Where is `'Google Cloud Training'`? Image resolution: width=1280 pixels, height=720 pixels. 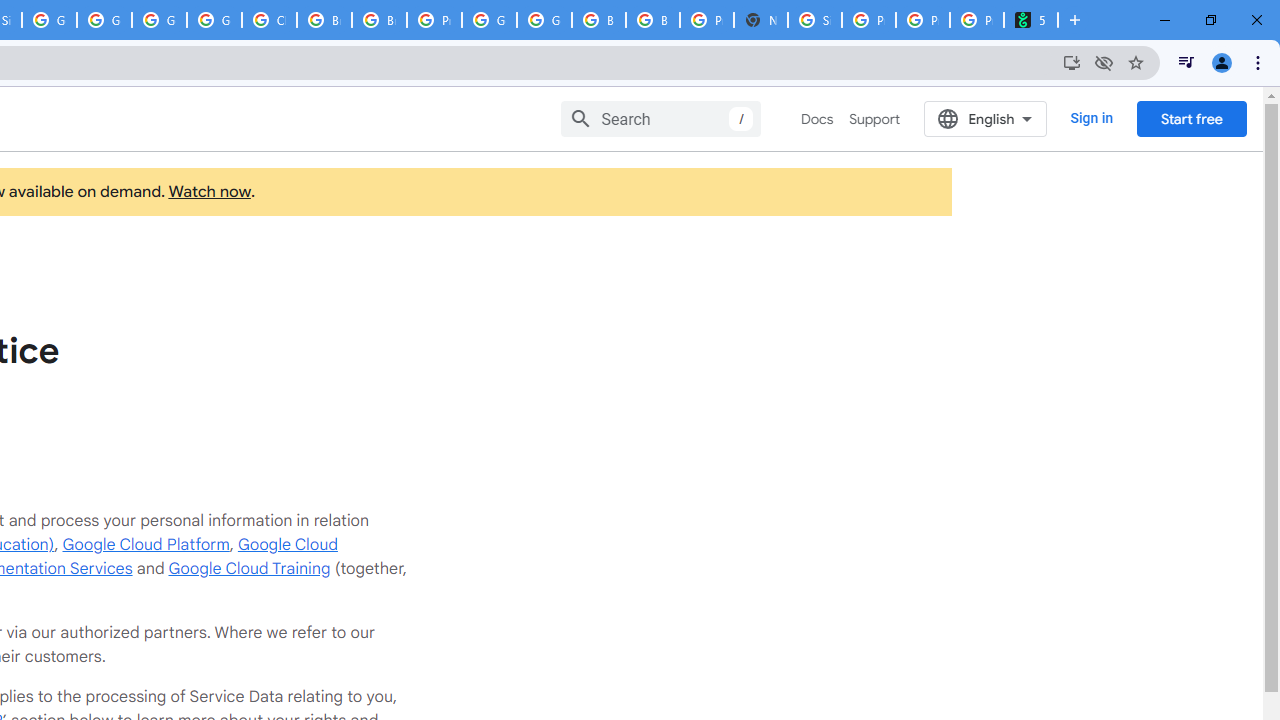
'Google Cloud Training' is located at coordinates (248, 568).